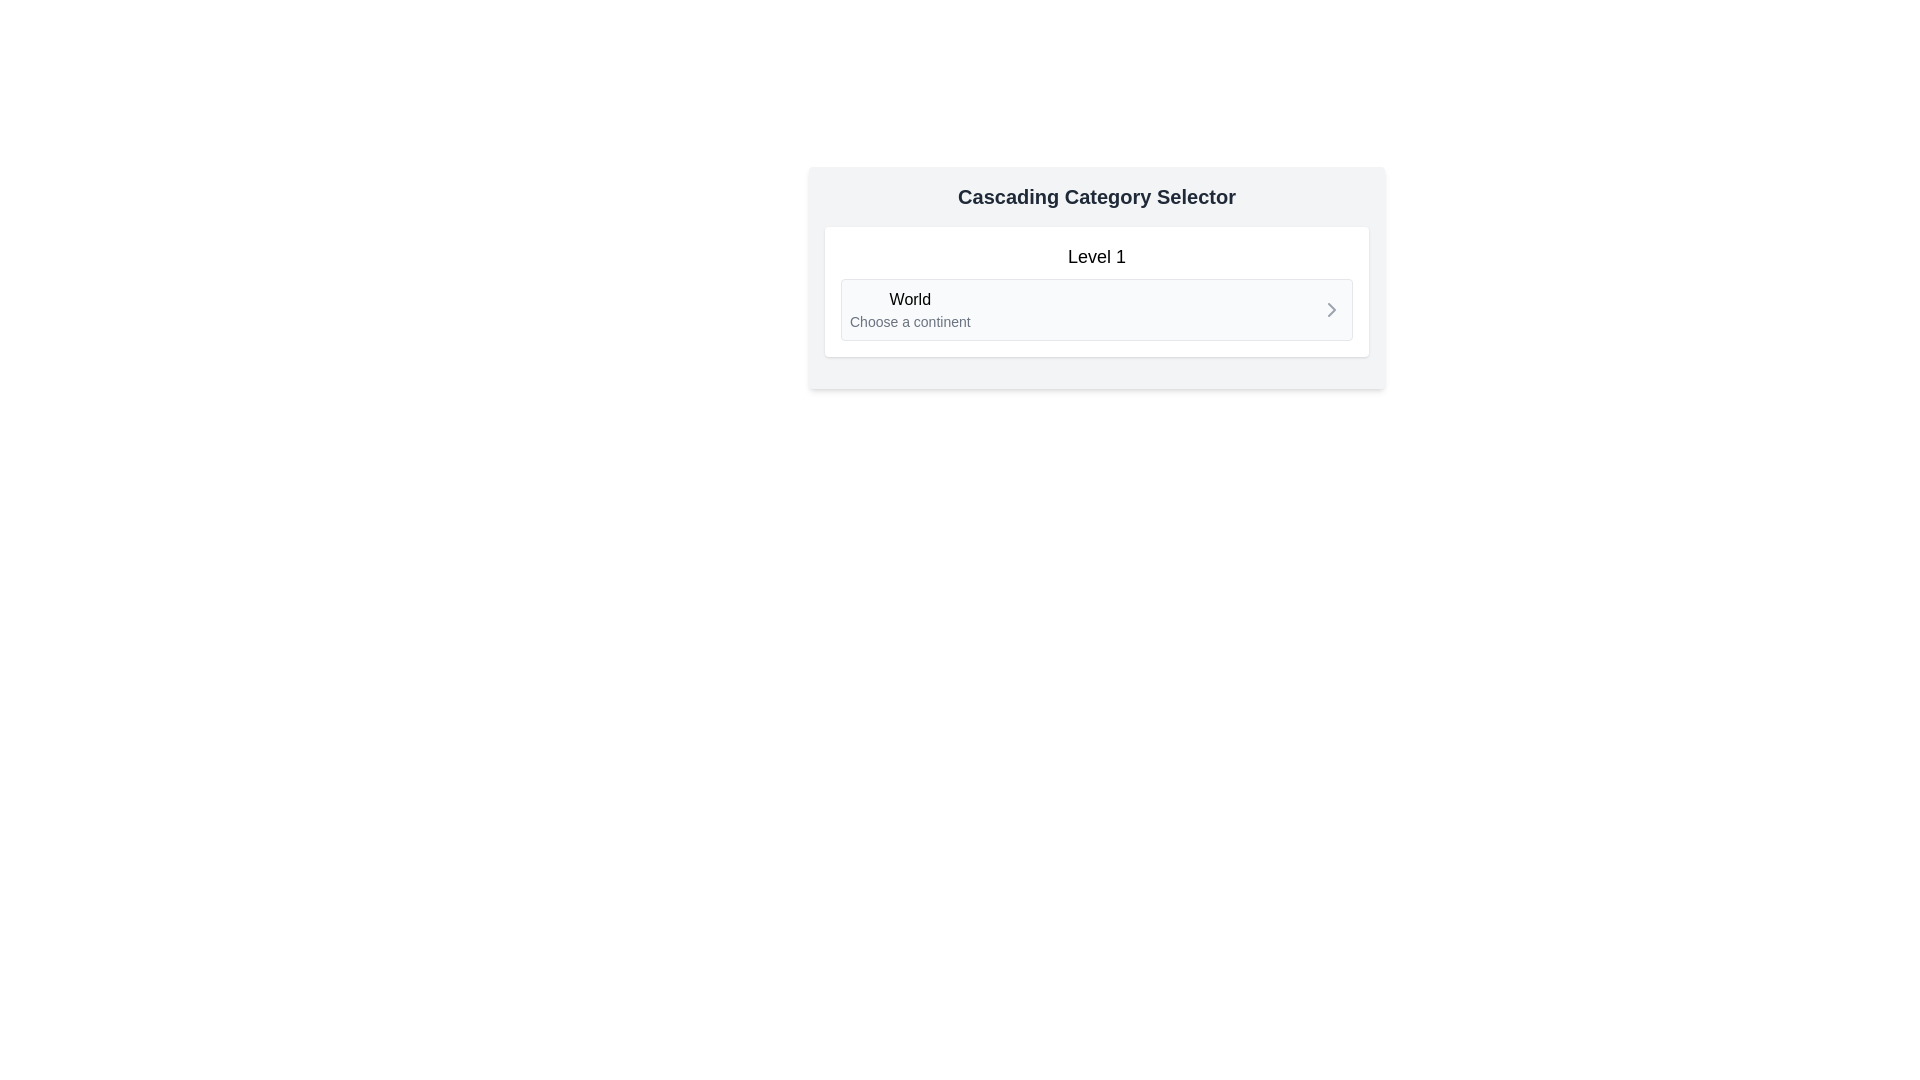  What do you see at coordinates (1331, 309) in the screenshot?
I see `the right-chevron SVG icon, which is positioned within the 'World' row of the cascading category selector interface, to check for potential visual feedback` at bounding box center [1331, 309].